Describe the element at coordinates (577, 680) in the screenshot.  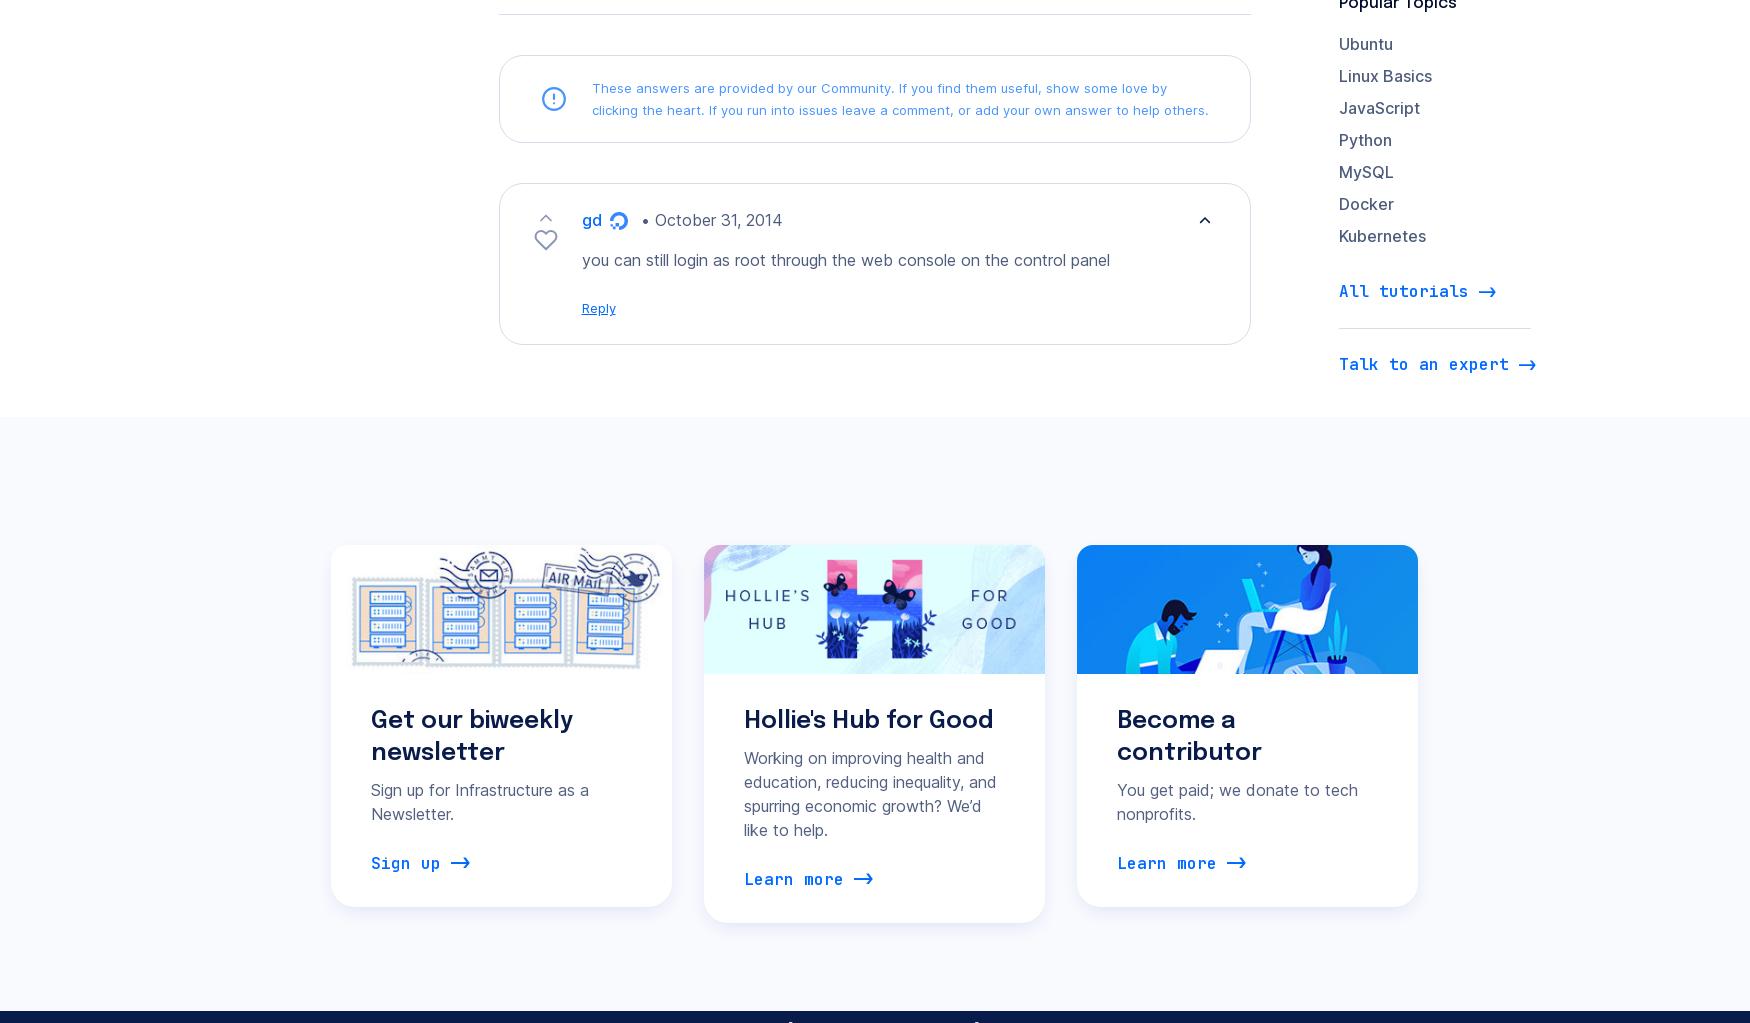
I see `'Pricing'` at that location.